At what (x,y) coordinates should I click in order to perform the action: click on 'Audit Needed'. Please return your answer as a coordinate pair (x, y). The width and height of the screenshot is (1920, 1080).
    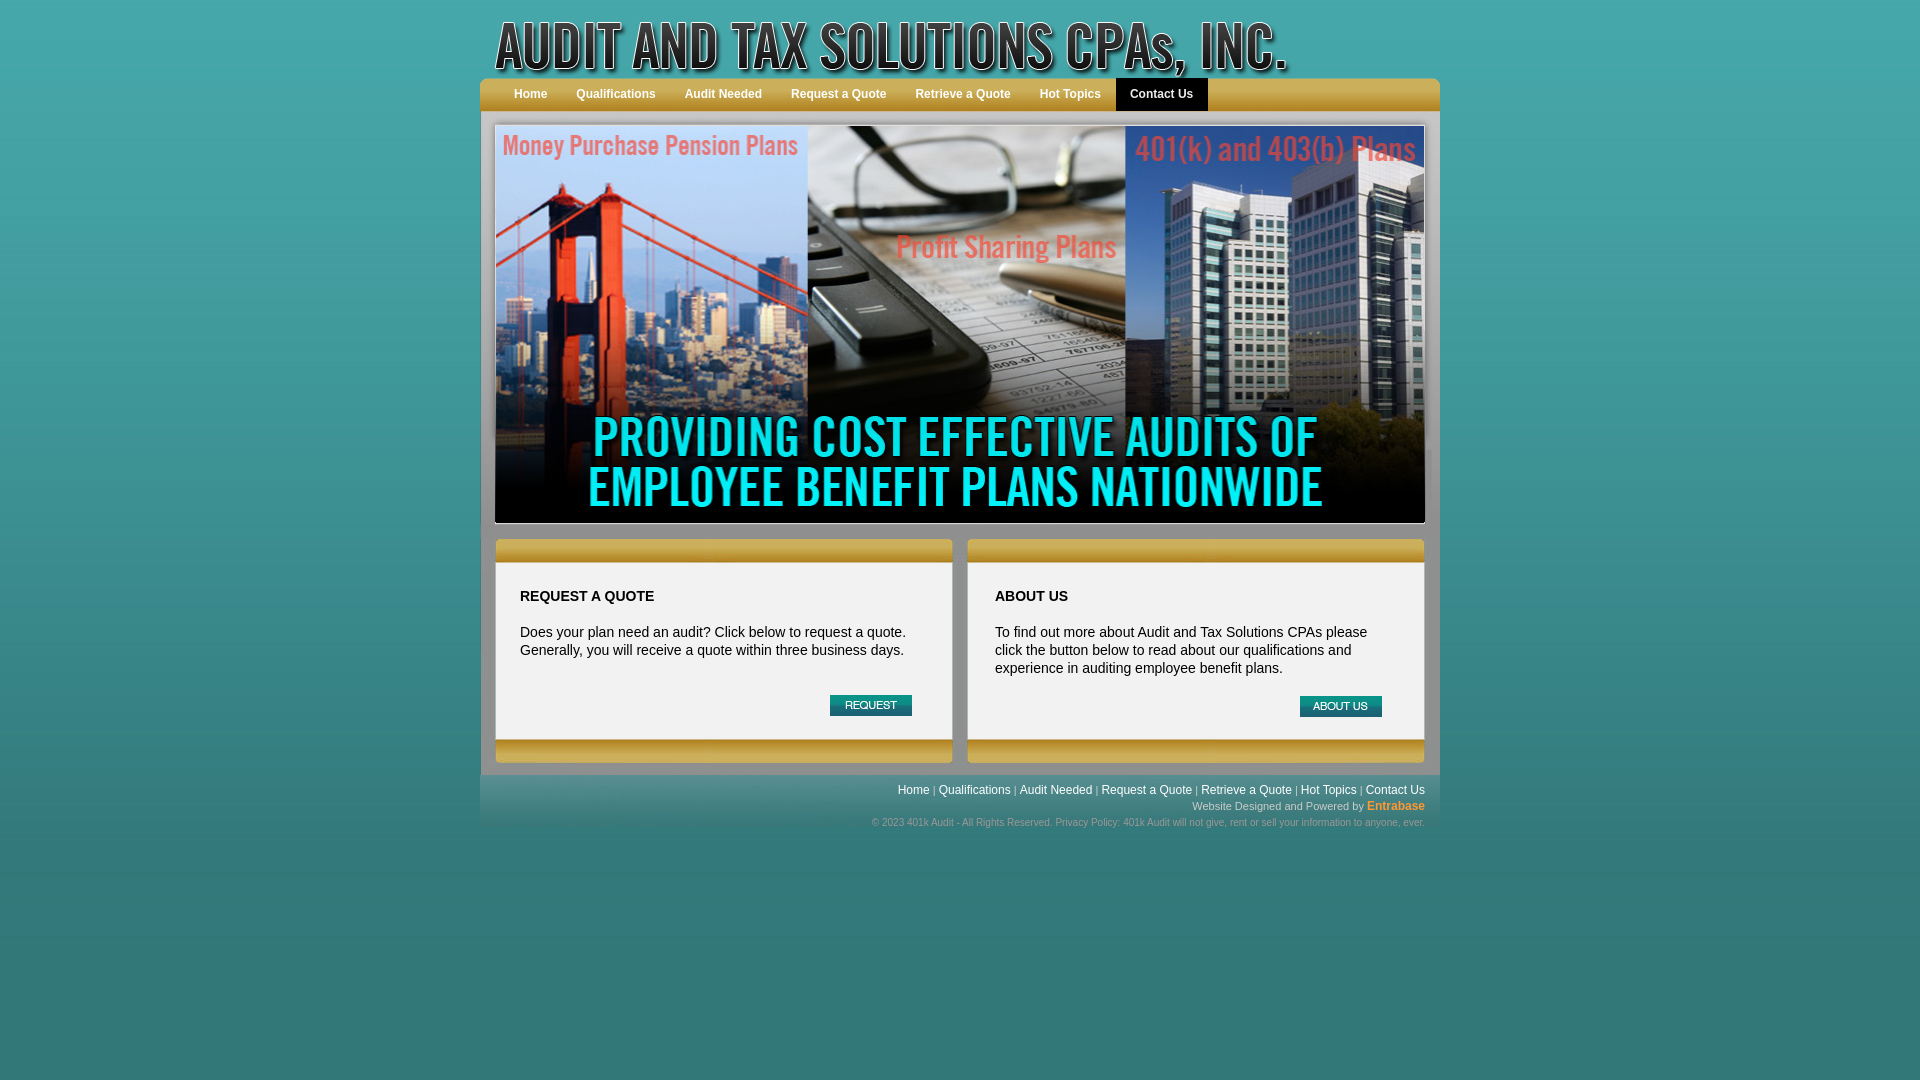
    Looking at the image, I should click on (723, 94).